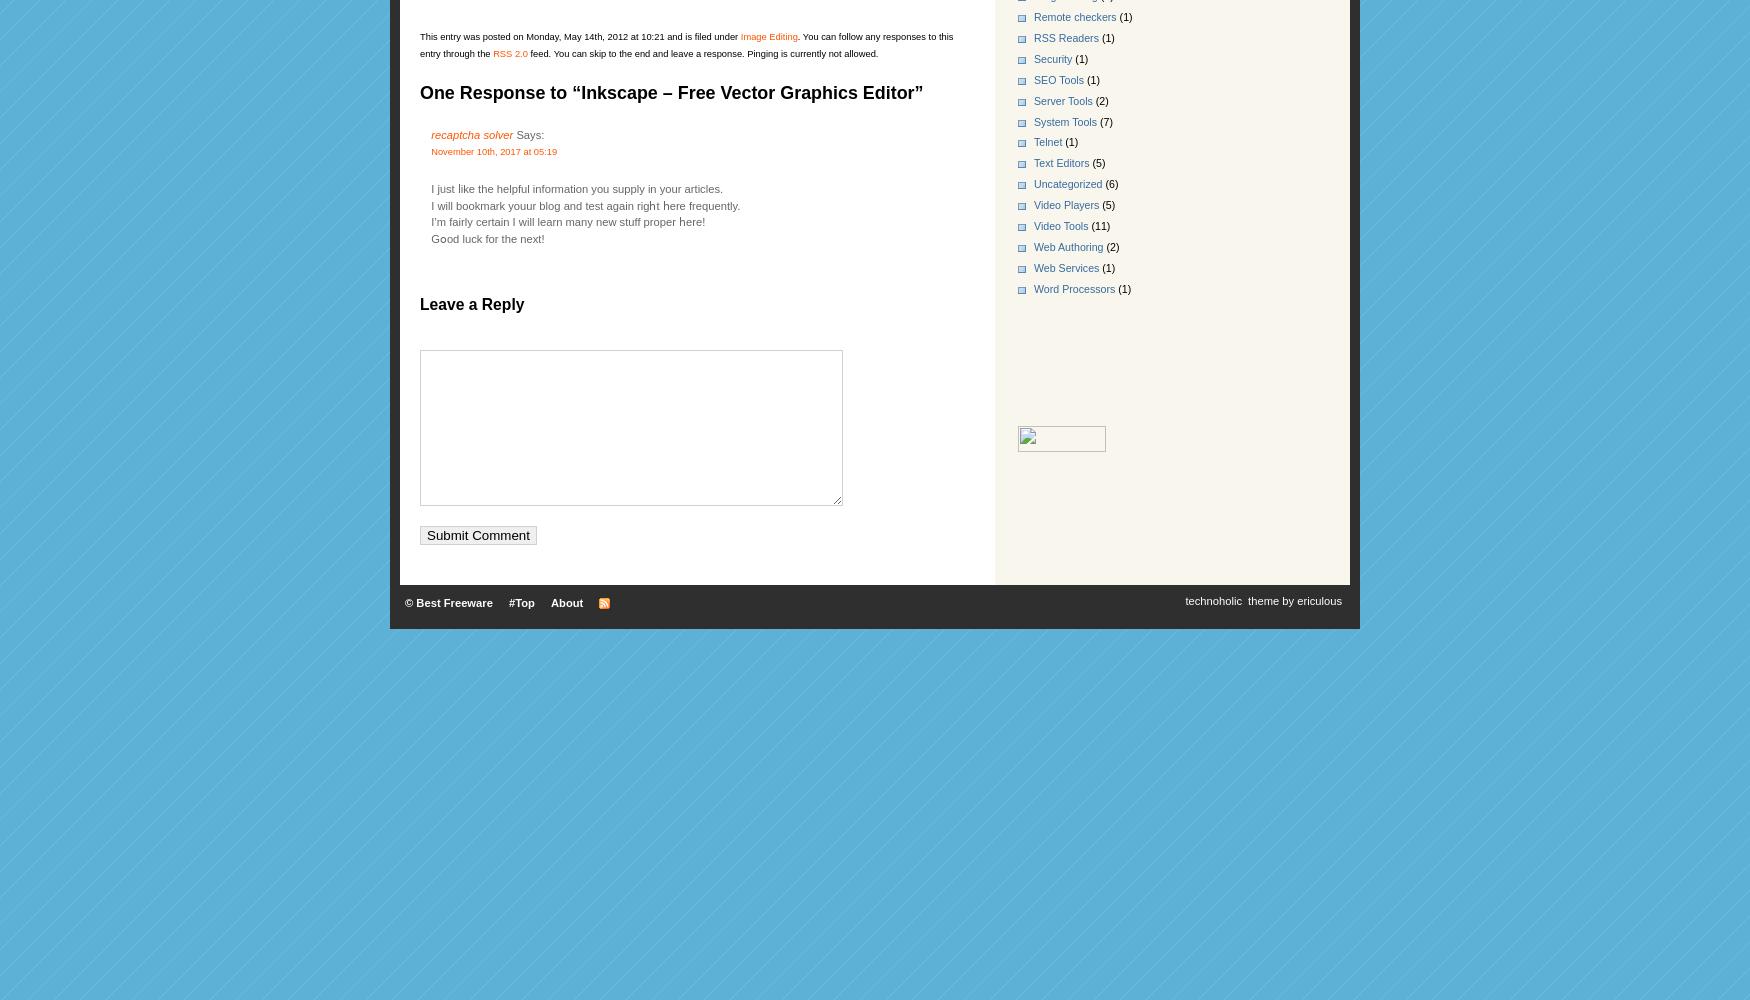 The width and height of the screenshot is (1750, 1000). What do you see at coordinates (1319, 600) in the screenshot?
I see `'ericulous'` at bounding box center [1319, 600].